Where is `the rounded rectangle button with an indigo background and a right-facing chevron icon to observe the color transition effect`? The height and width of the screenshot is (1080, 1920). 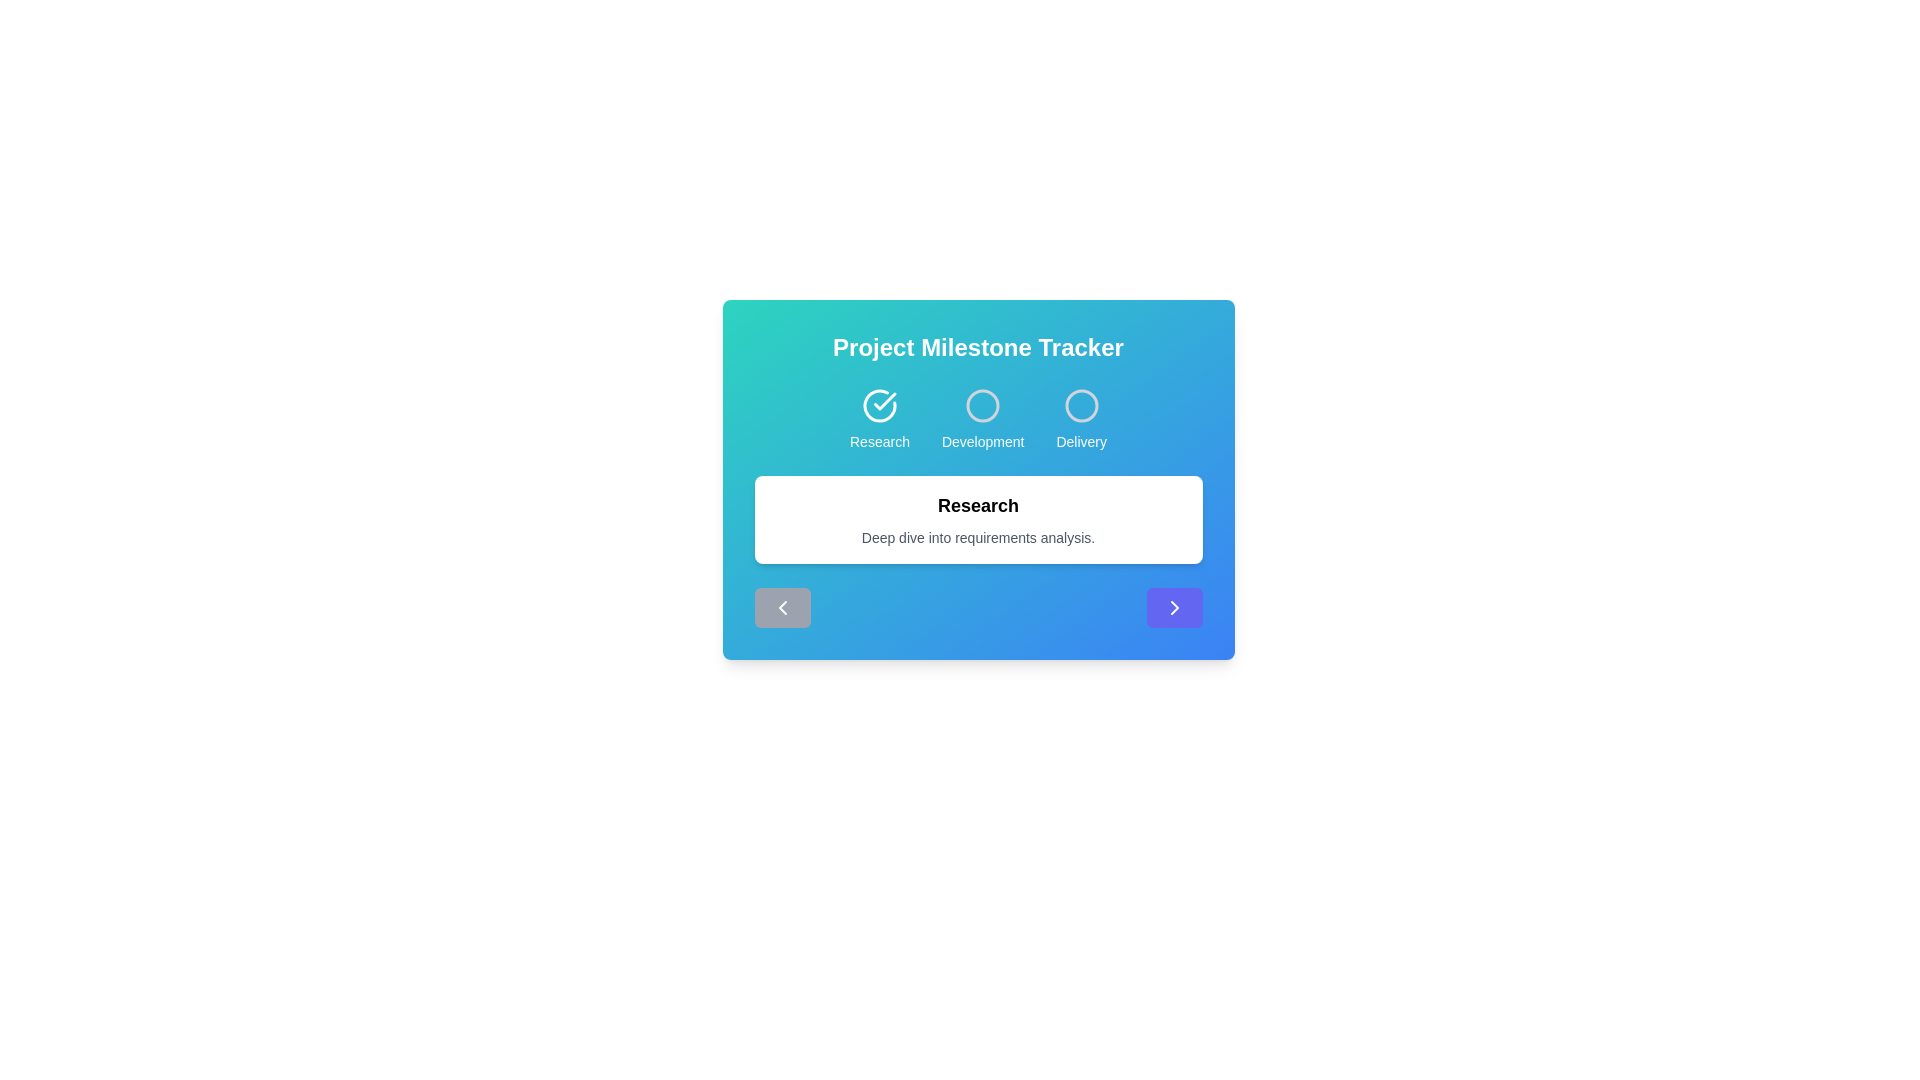
the rounded rectangle button with an indigo background and a right-facing chevron icon to observe the color transition effect is located at coordinates (1174, 607).